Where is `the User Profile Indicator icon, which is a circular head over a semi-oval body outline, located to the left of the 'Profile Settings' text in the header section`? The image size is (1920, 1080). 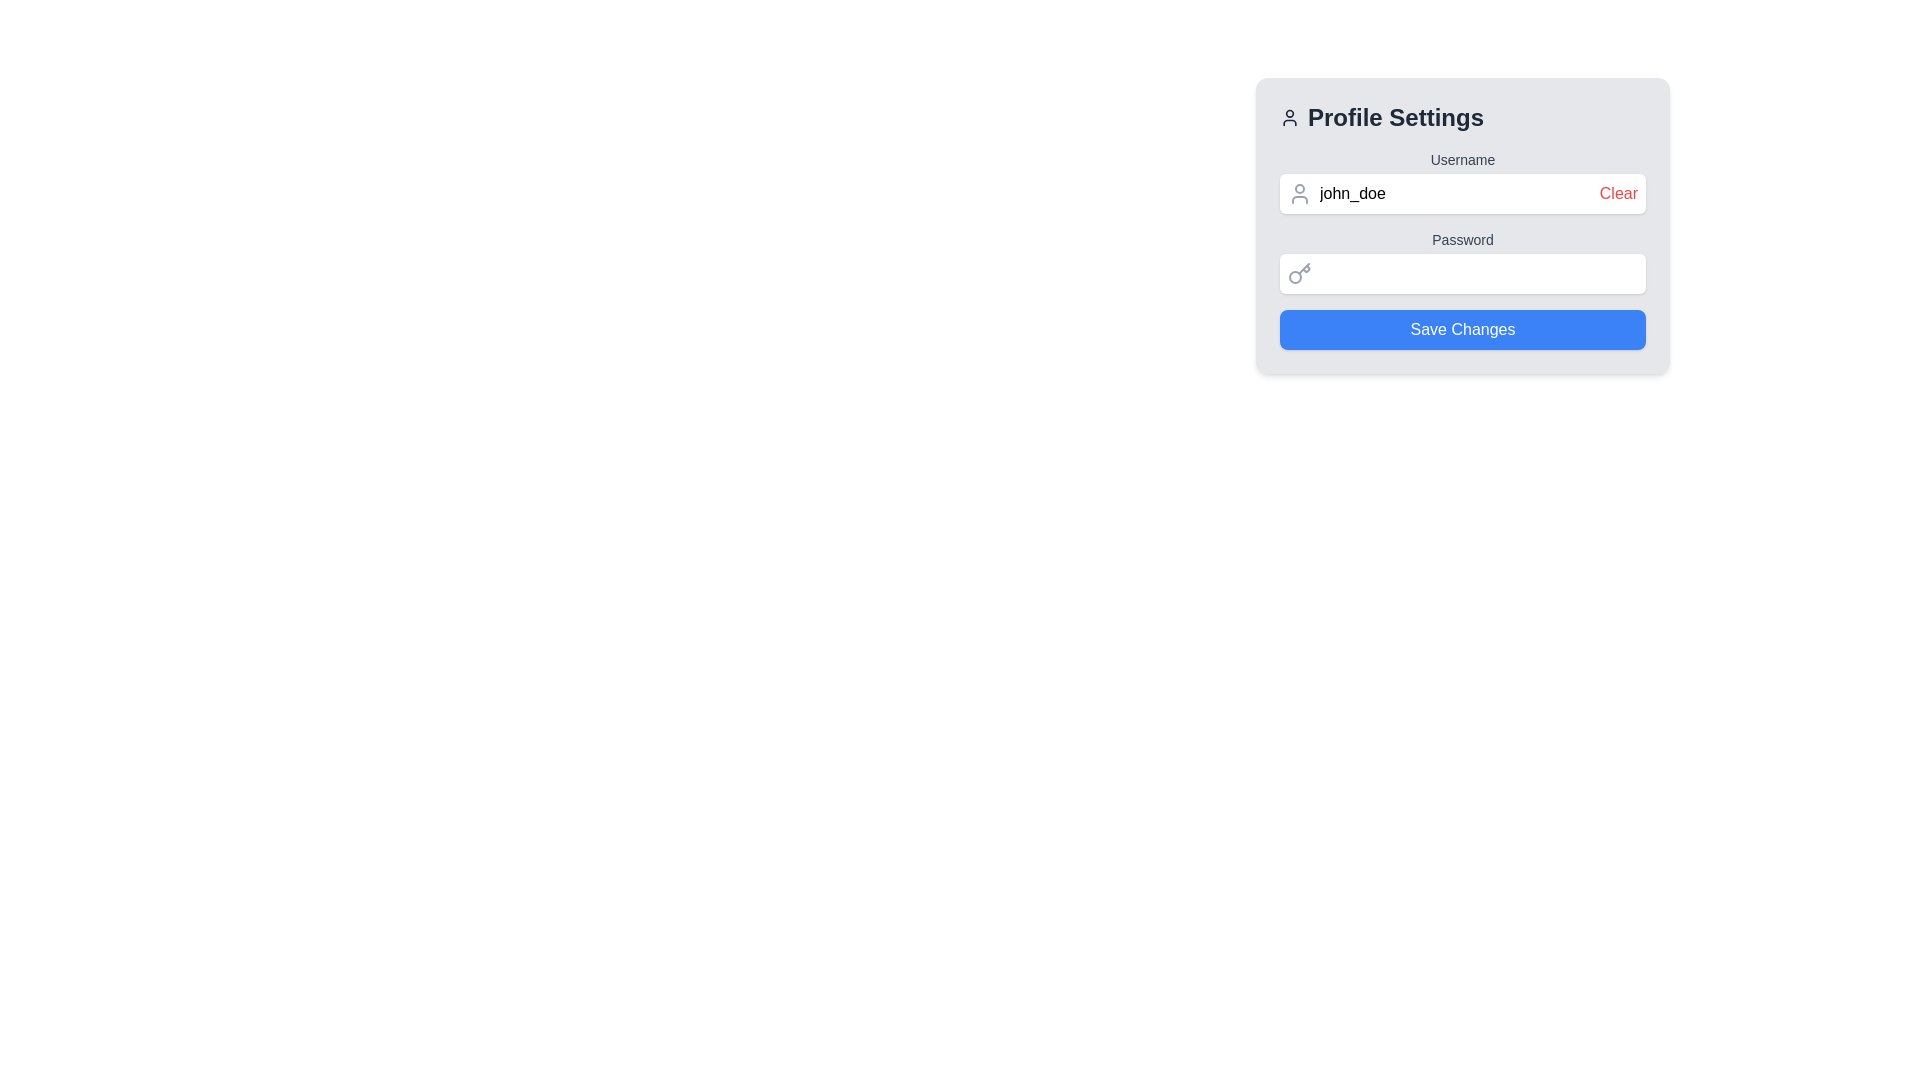
the User Profile Indicator icon, which is a circular head over a semi-oval body outline, located to the left of the 'Profile Settings' text in the header section is located at coordinates (1290, 118).